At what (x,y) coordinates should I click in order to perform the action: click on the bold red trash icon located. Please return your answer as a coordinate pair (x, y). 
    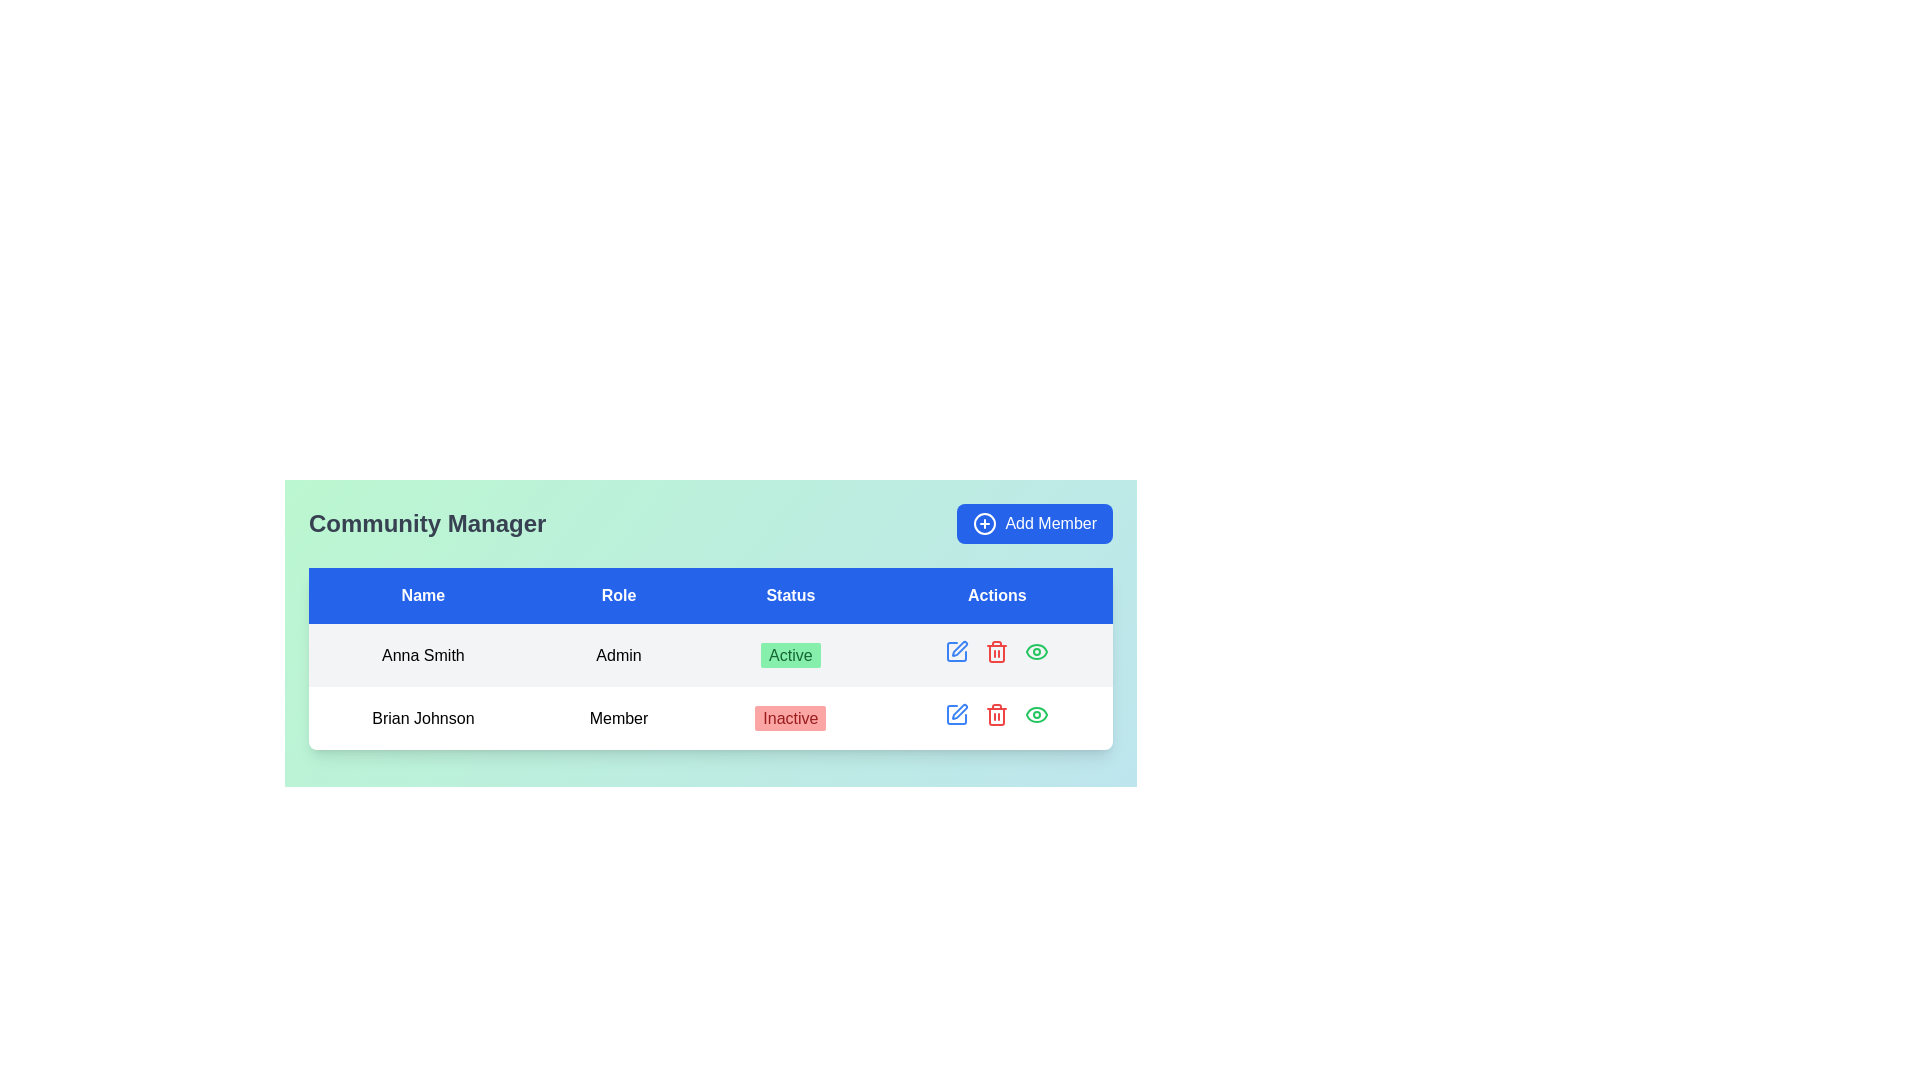
    Looking at the image, I should click on (997, 716).